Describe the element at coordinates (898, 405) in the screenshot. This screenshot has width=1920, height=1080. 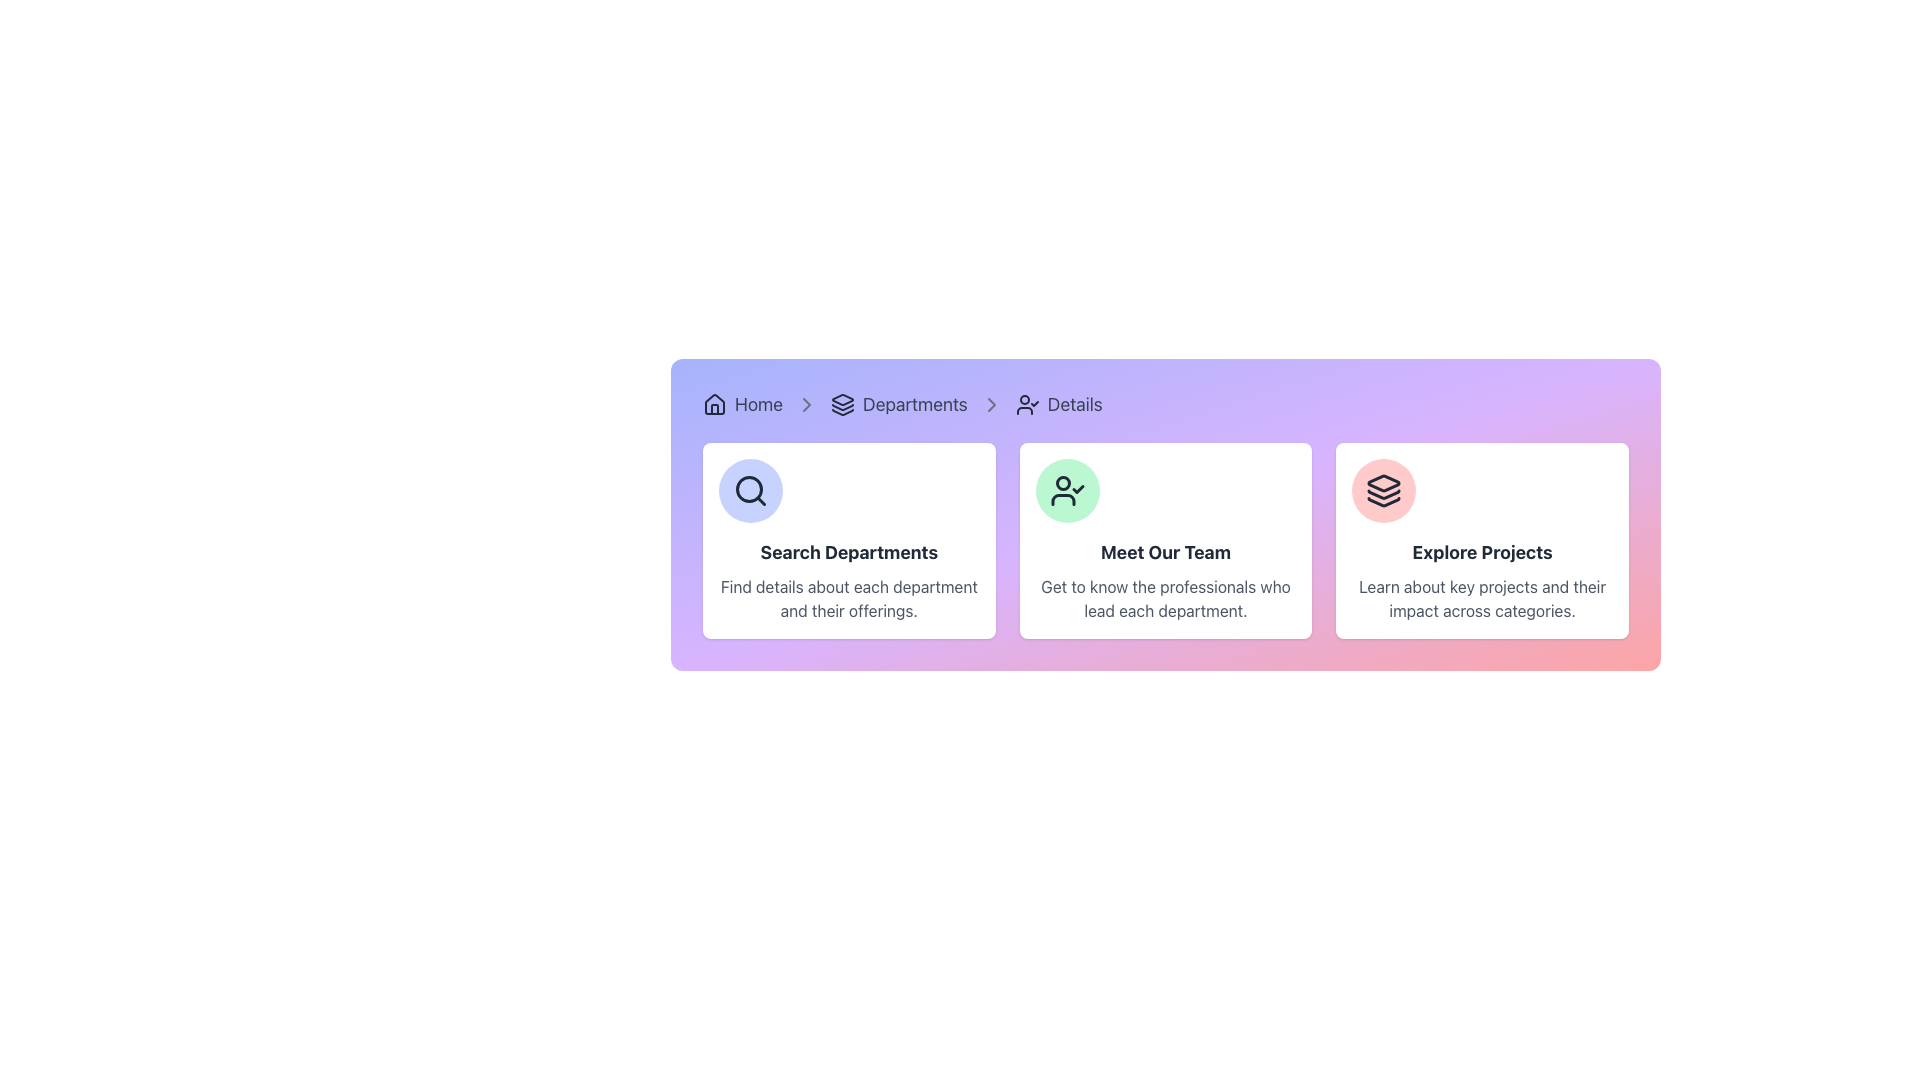
I see `the Breadcrumb Navigation Link labeled 'Departments'` at that location.